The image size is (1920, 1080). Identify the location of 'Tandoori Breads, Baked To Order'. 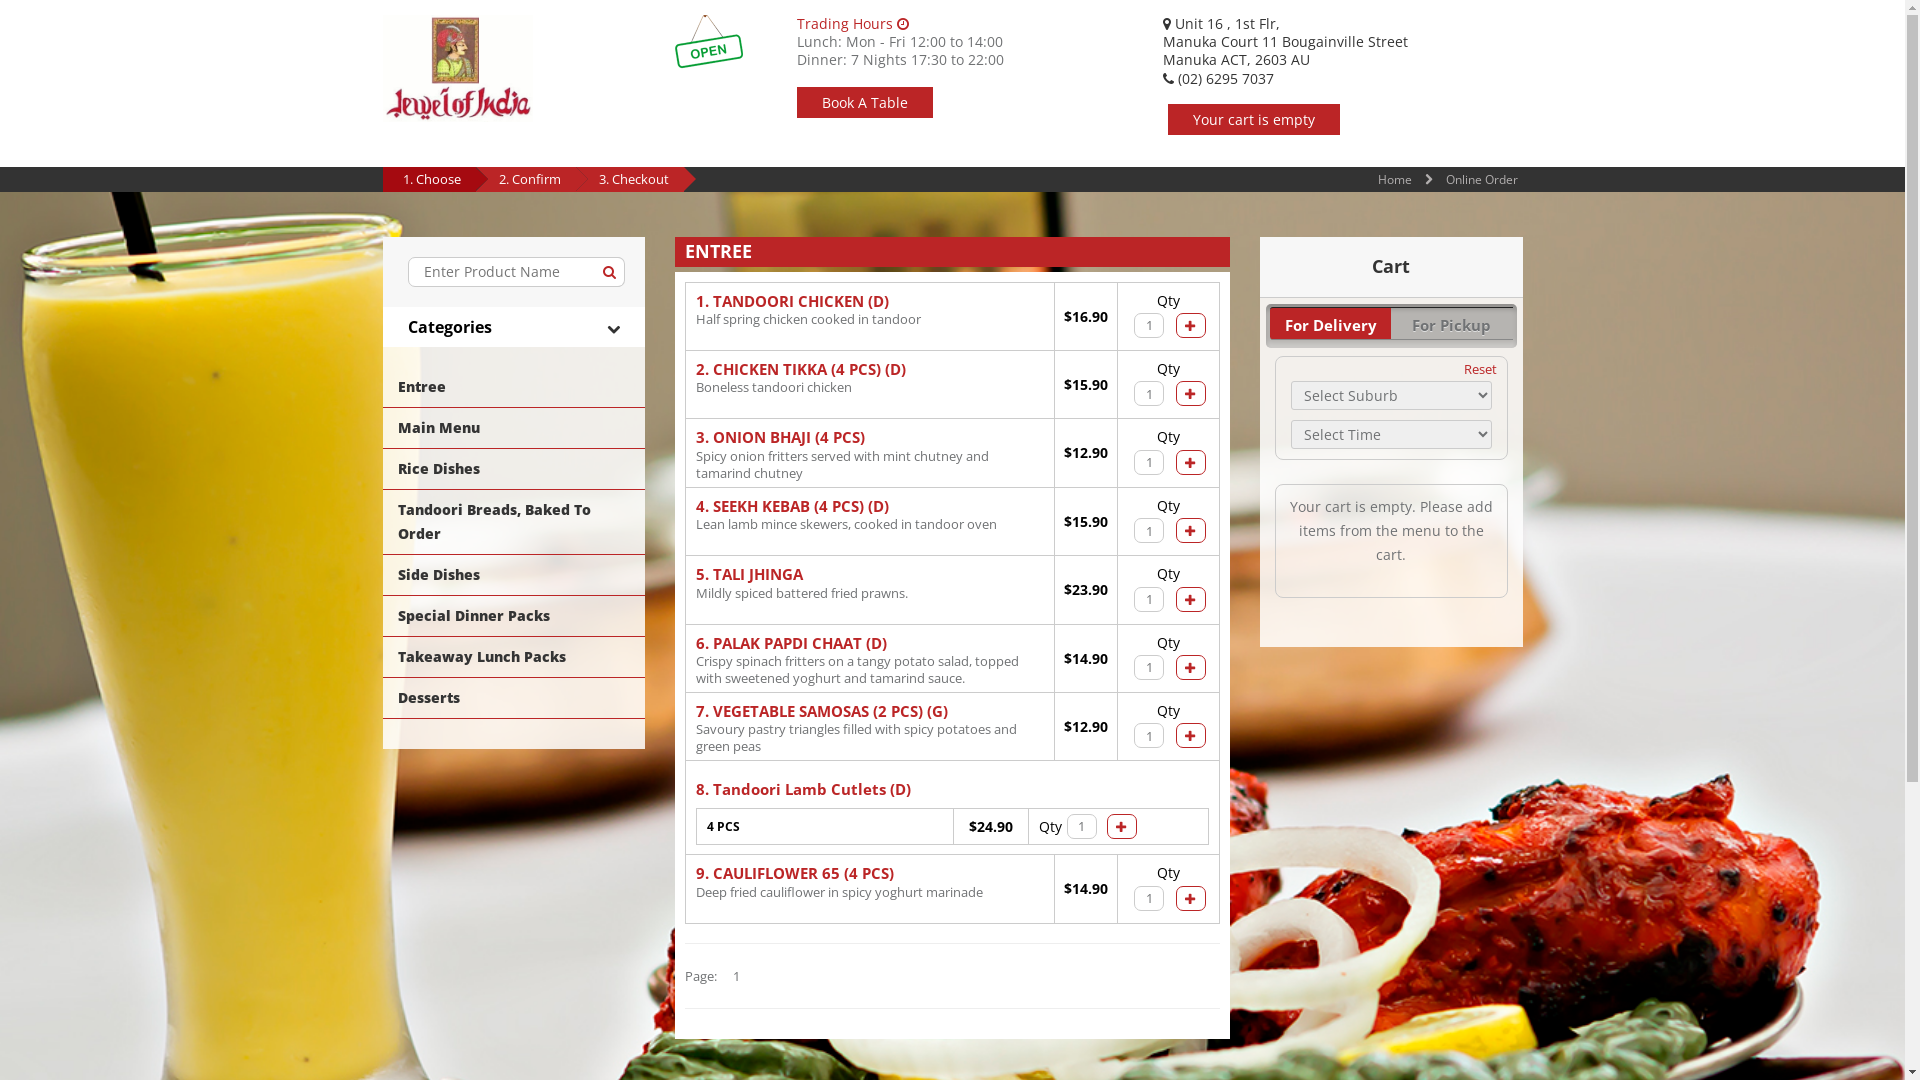
(513, 520).